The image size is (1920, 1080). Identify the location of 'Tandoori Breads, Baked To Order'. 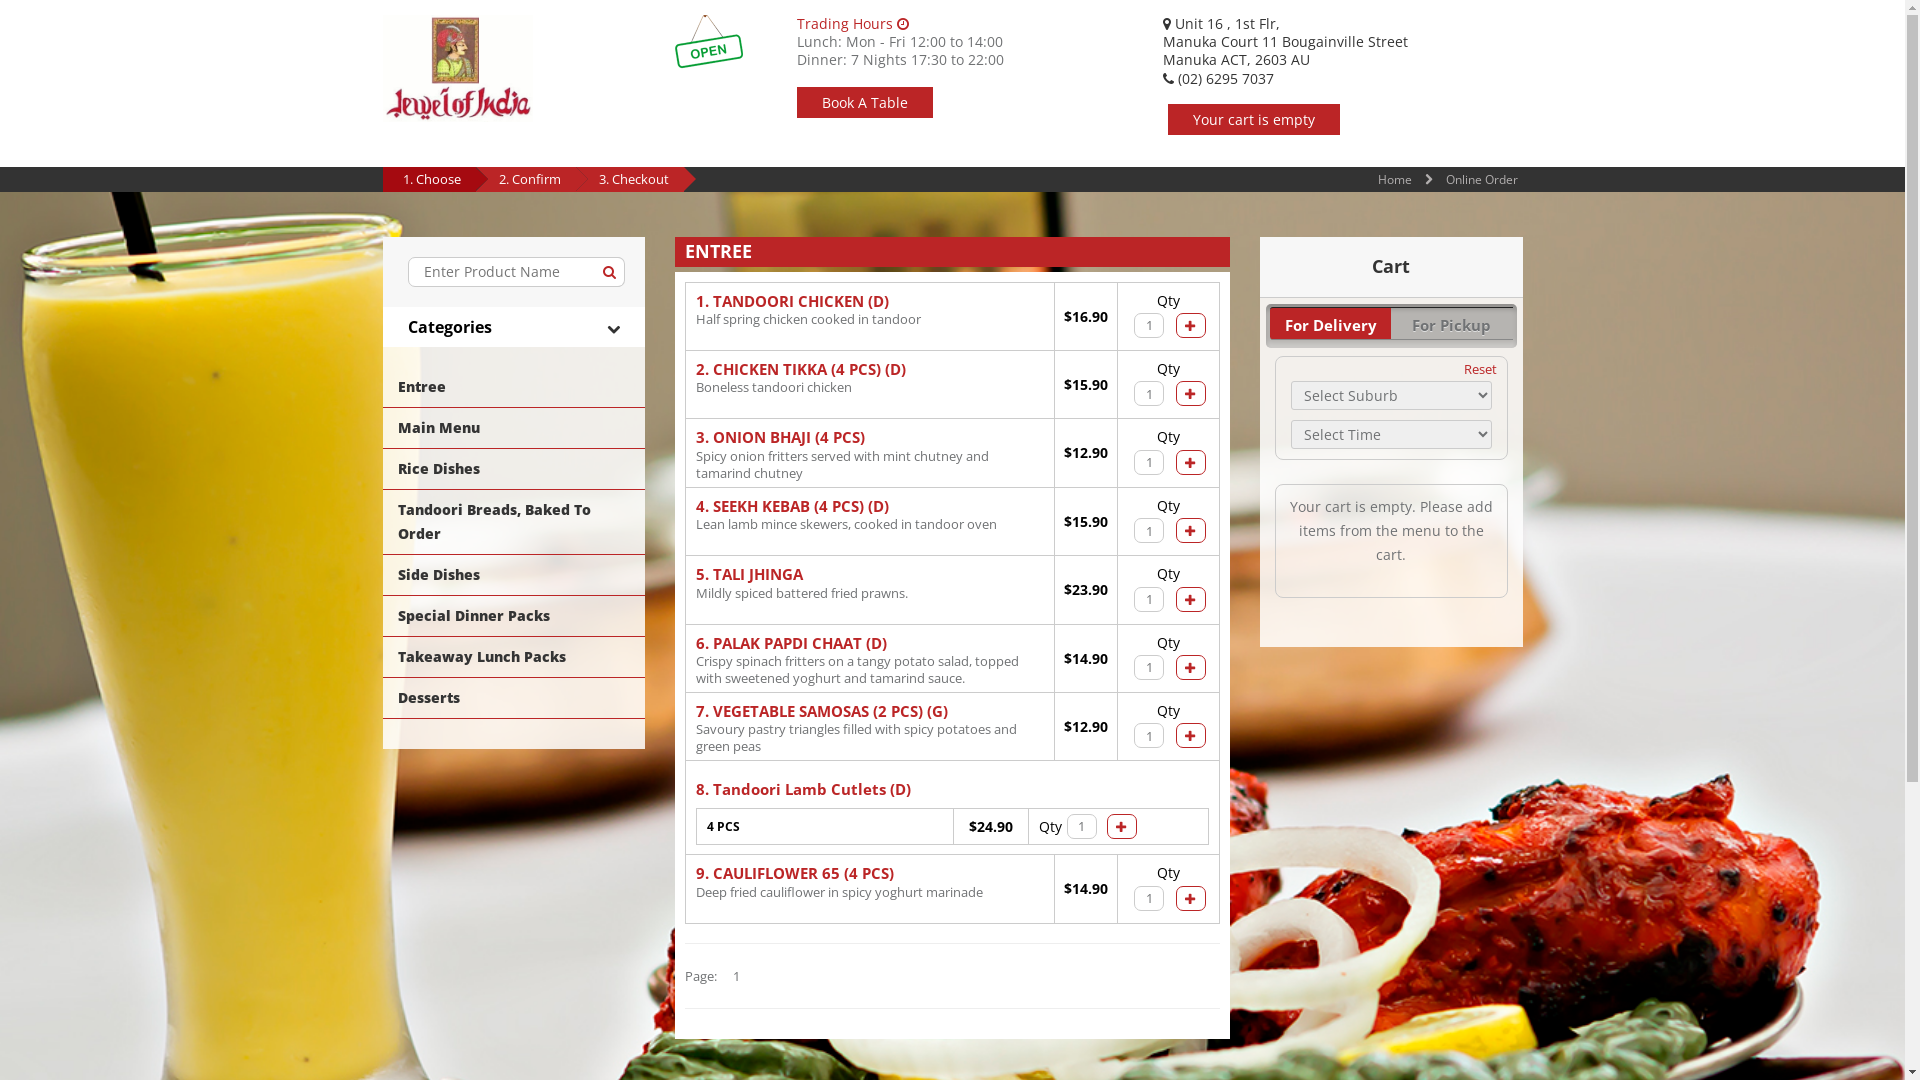
(513, 520).